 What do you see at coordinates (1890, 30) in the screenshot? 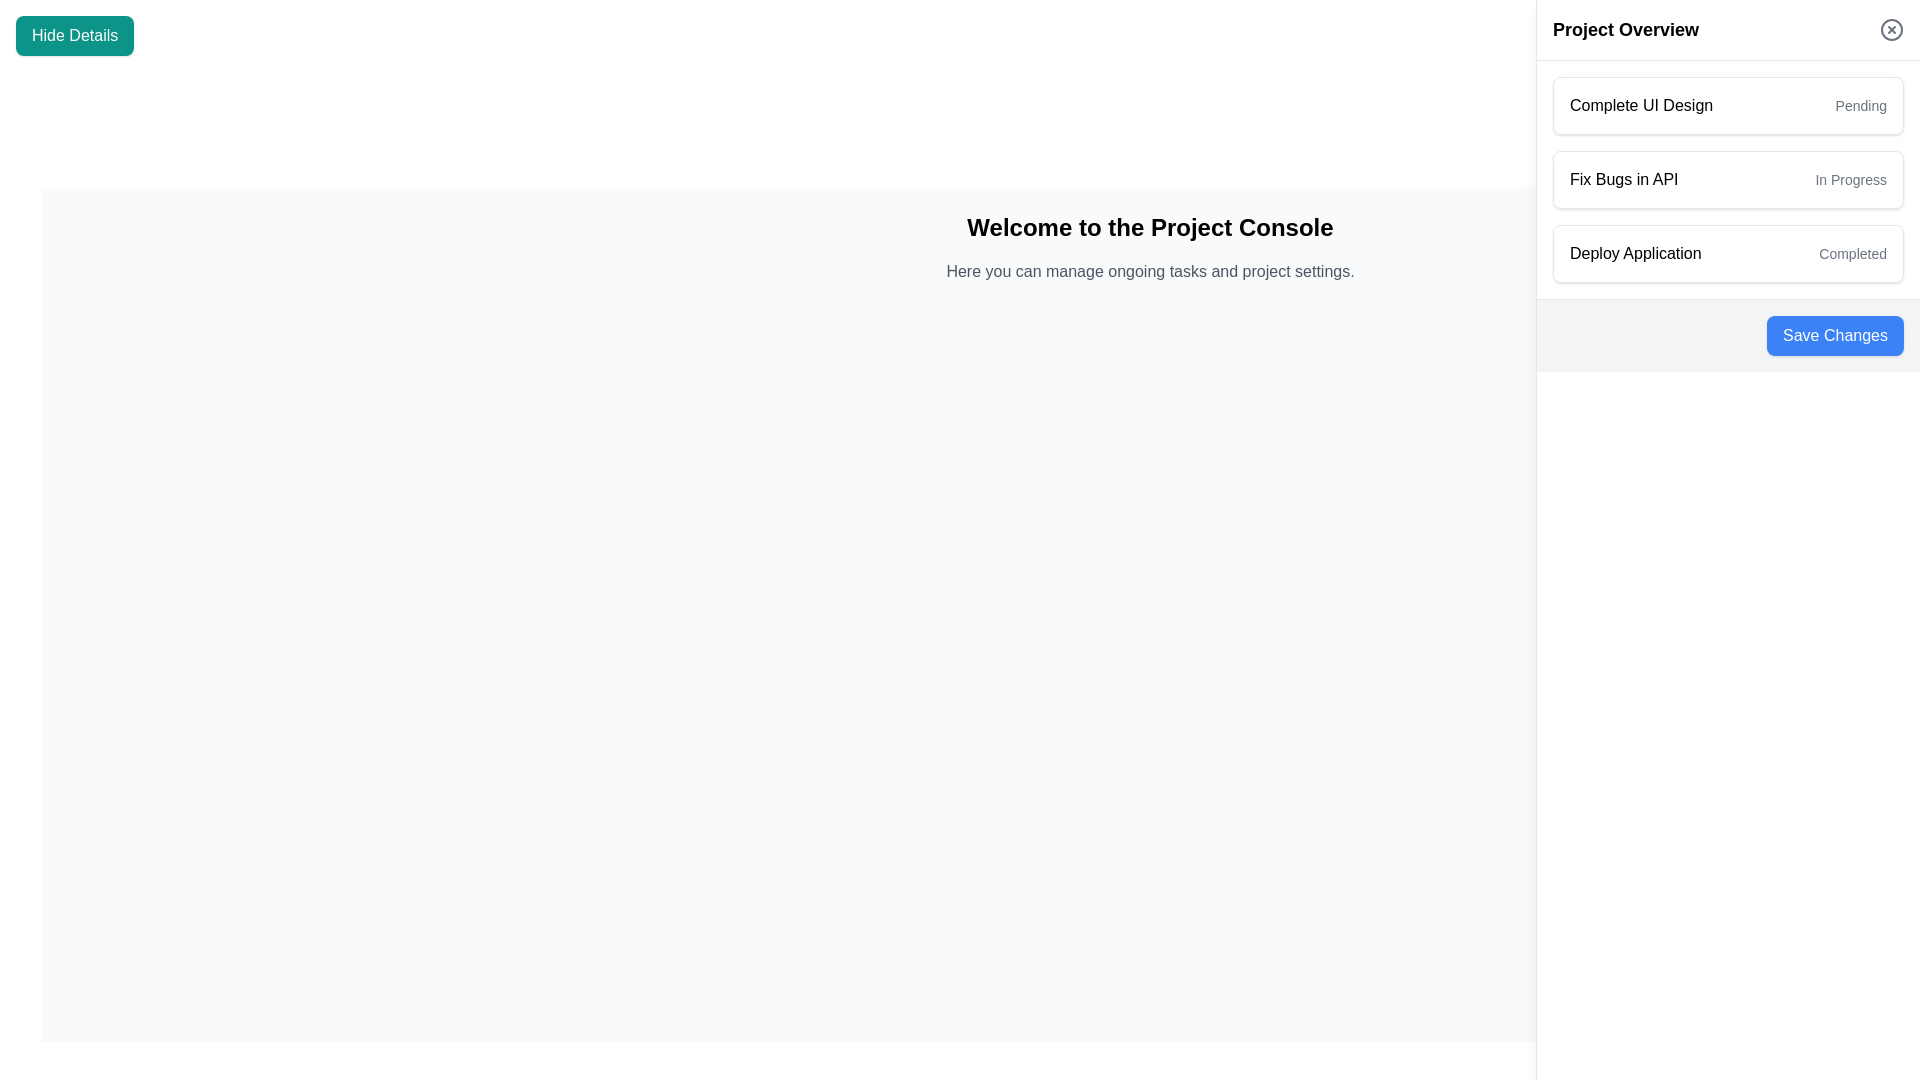
I see `the Close button, which is a circular SVG graphic with a cross inside, located at the top right corner of the 'Project Overview' panel` at bounding box center [1890, 30].